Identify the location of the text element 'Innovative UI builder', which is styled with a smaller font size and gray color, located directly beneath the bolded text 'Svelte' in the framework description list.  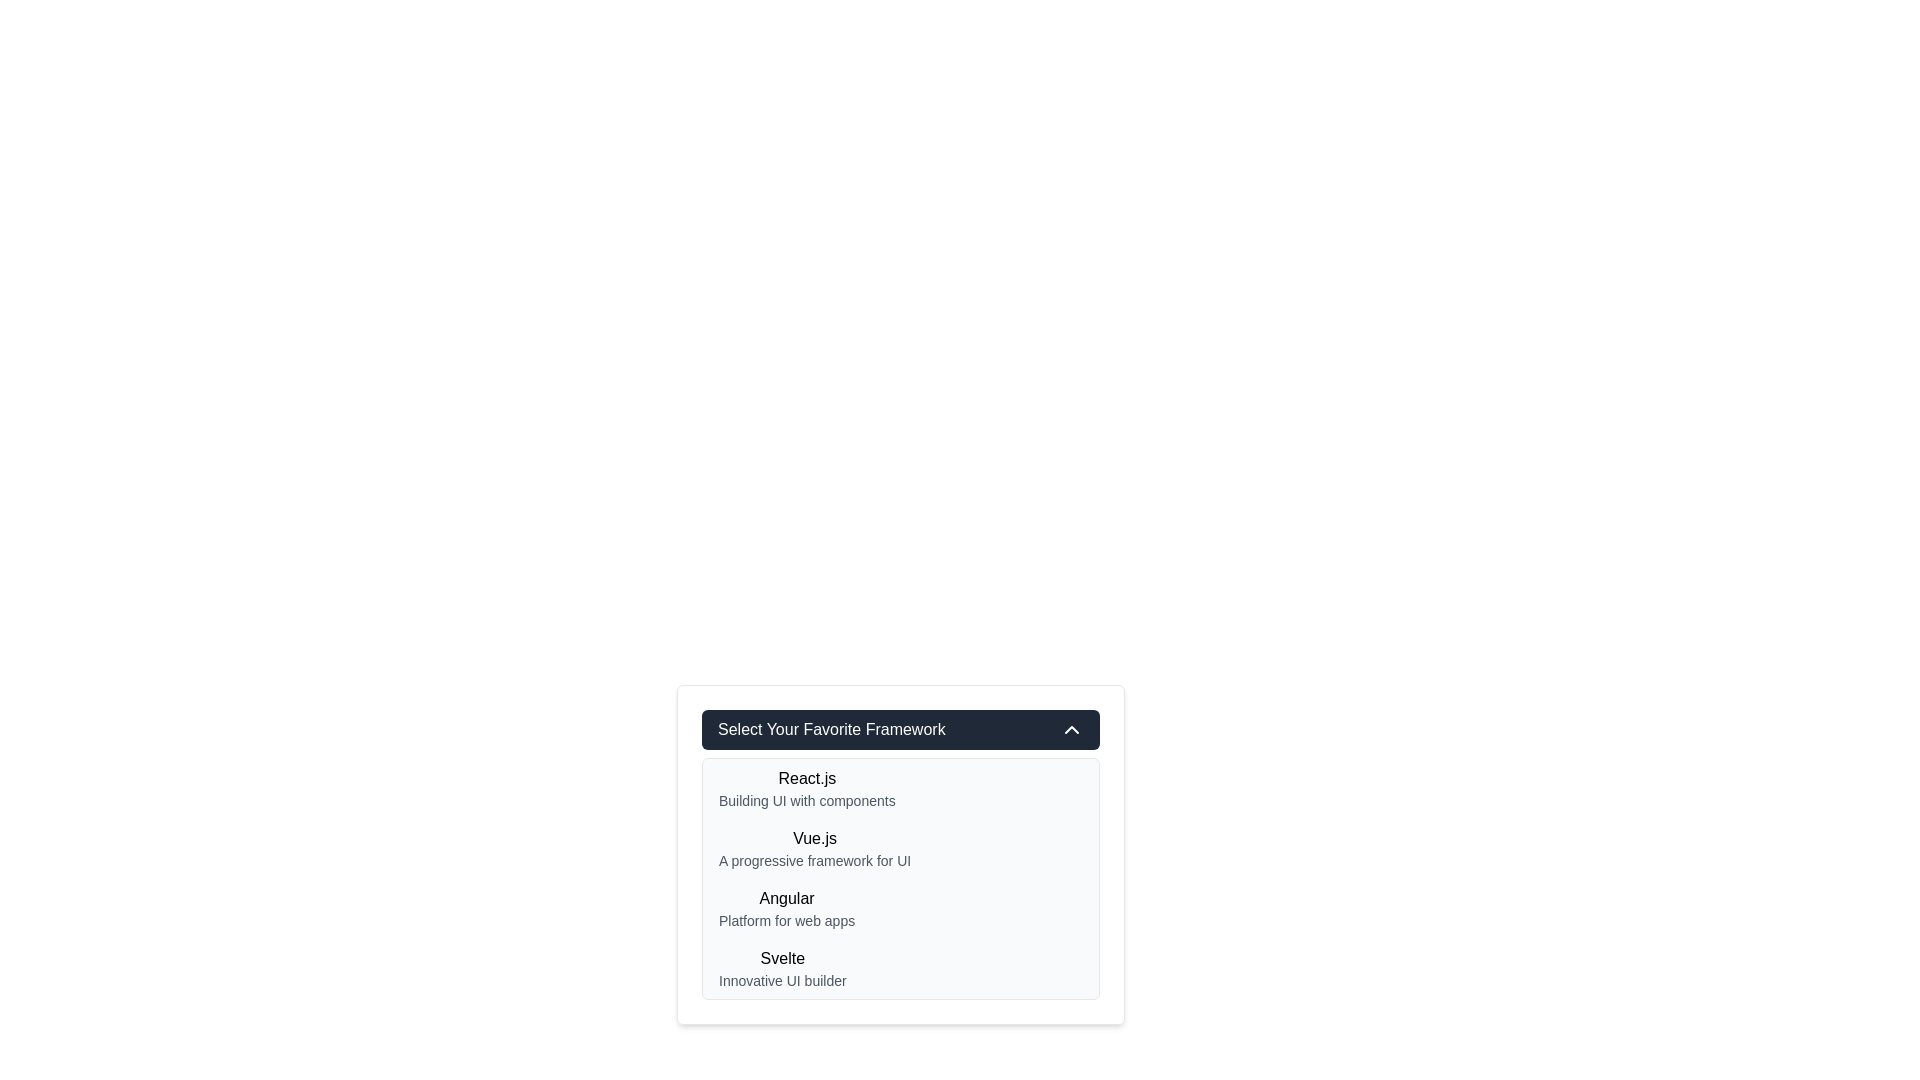
(781, 979).